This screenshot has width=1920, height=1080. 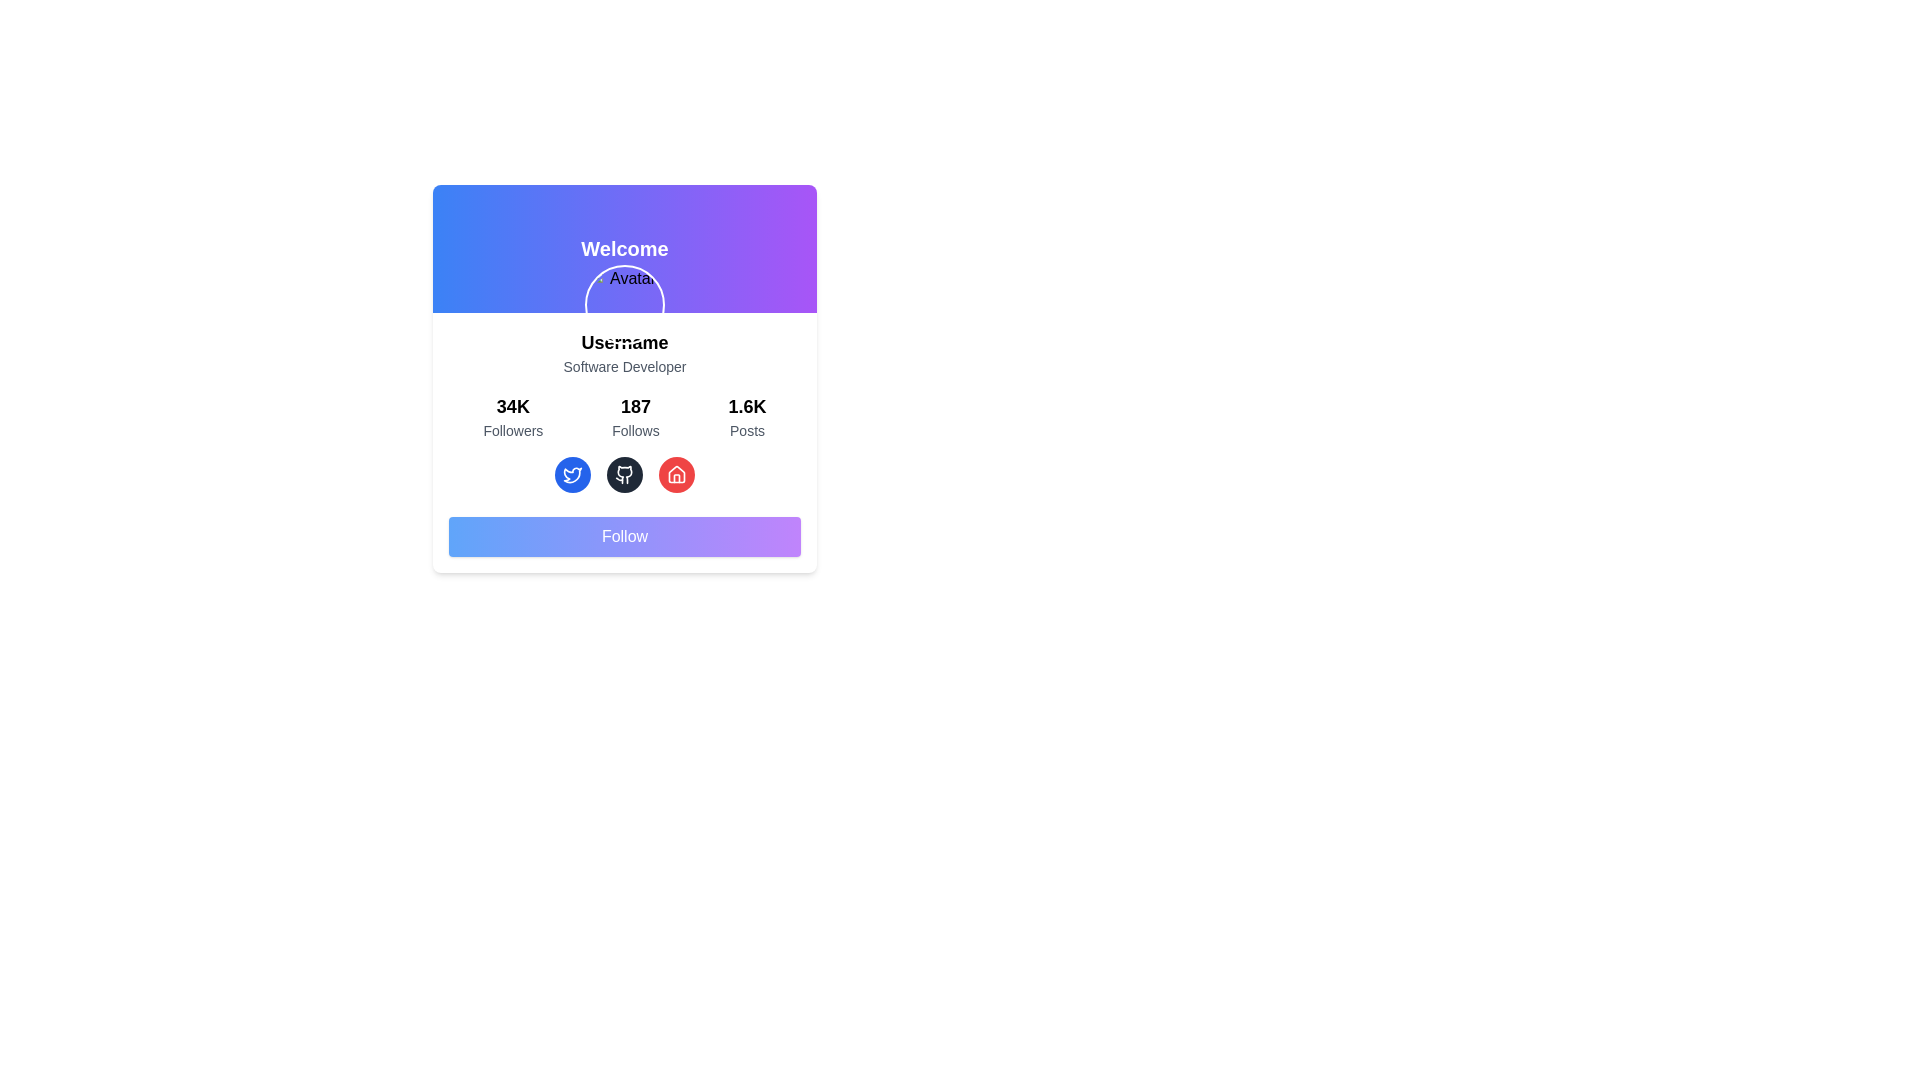 What do you see at coordinates (623, 366) in the screenshot?
I see `the Text Label indicating the user's profession or role, which is located below the 'Username' text and above the follower statistics section` at bounding box center [623, 366].